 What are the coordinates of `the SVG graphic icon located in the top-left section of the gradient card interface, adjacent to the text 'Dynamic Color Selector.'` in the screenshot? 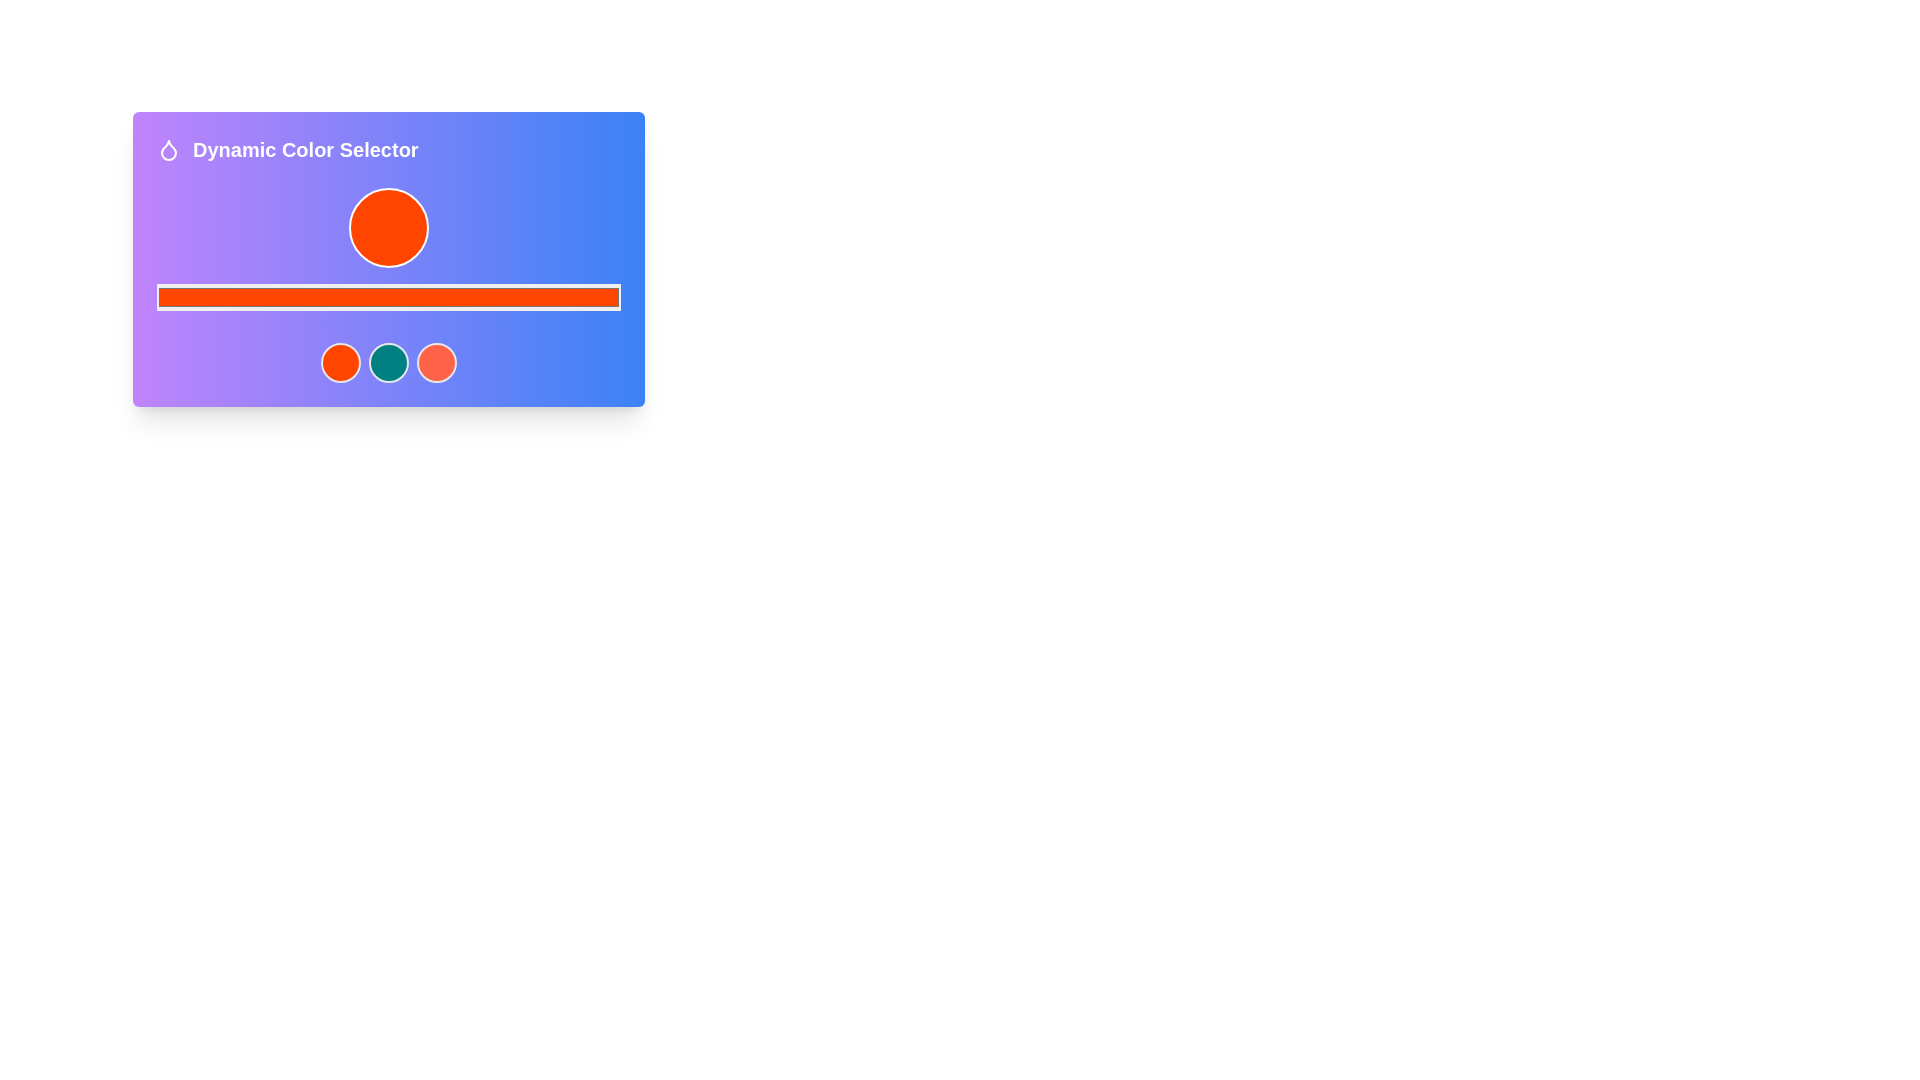 It's located at (168, 149).